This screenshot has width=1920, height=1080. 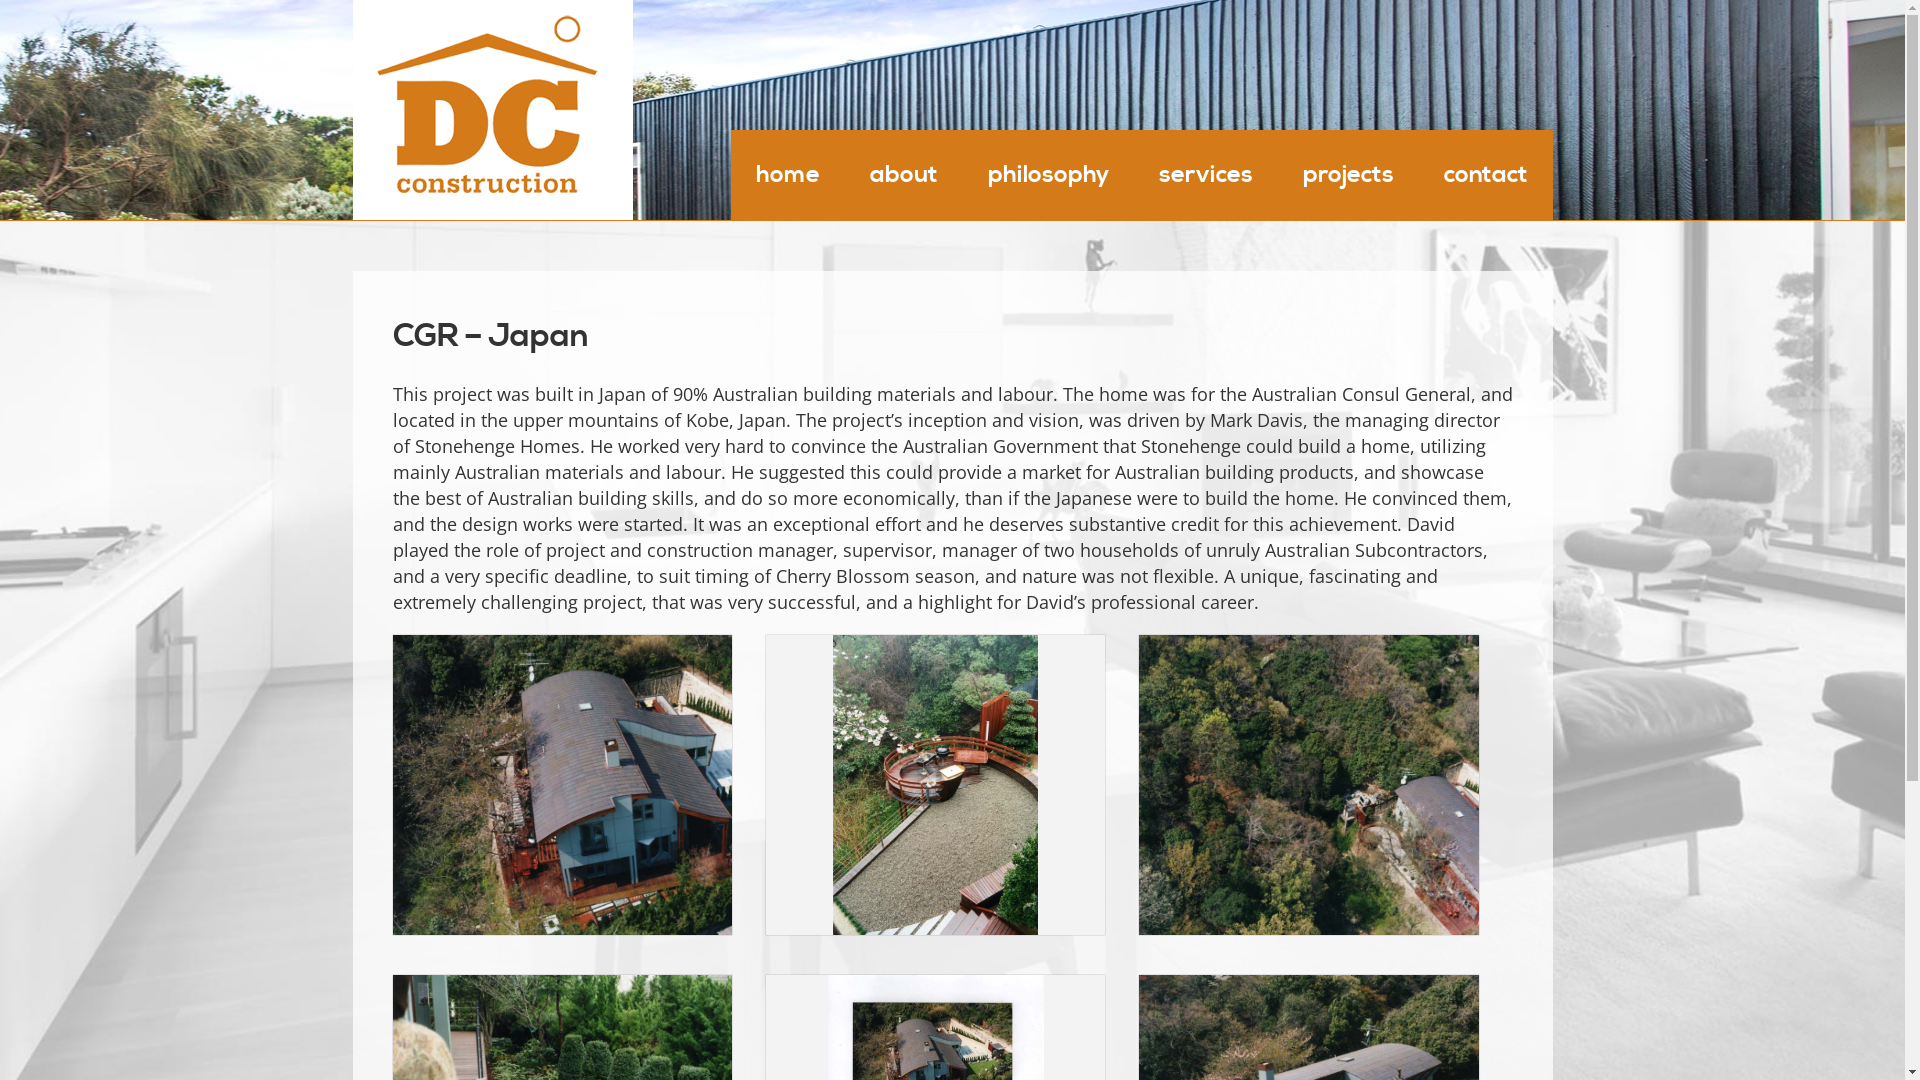 What do you see at coordinates (1348, 173) in the screenshot?
I see `'projects'` at bounding box center [1348, 173].